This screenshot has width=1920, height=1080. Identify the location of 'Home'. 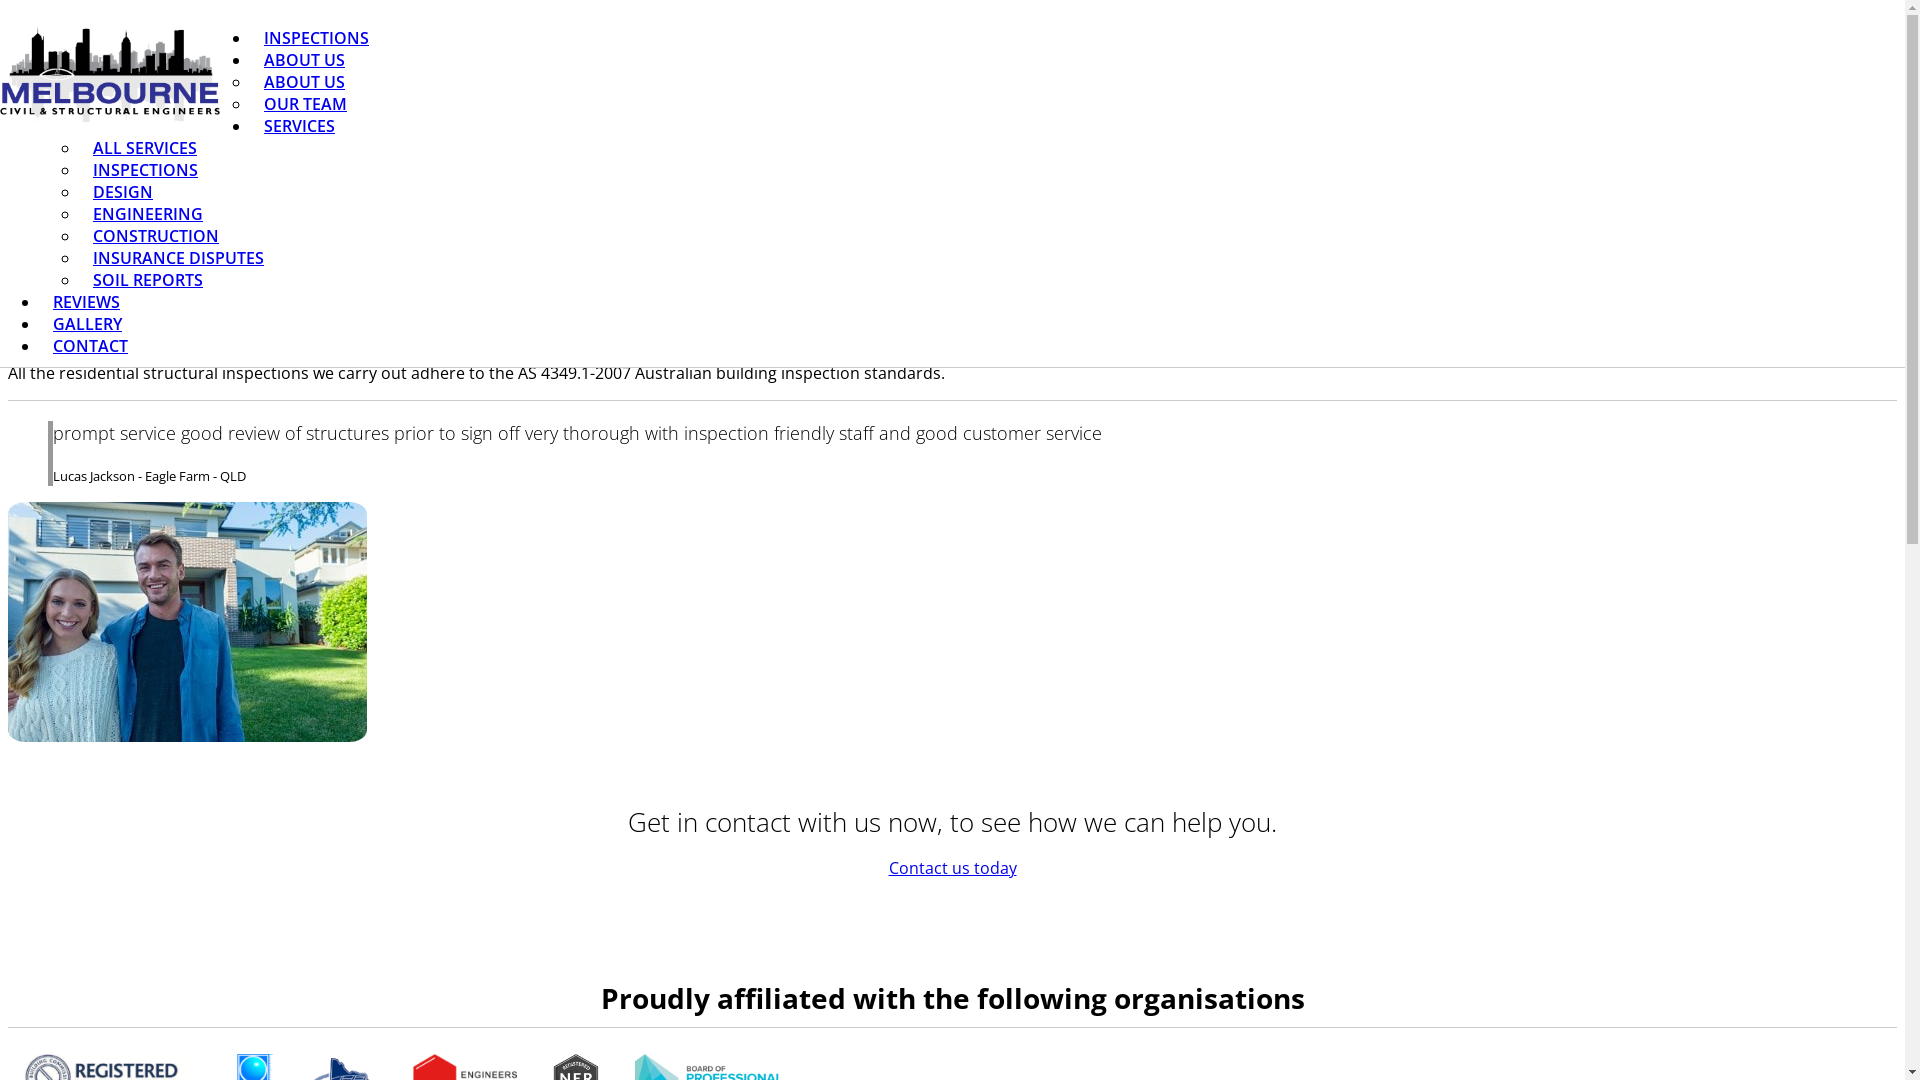
(1761, 63).